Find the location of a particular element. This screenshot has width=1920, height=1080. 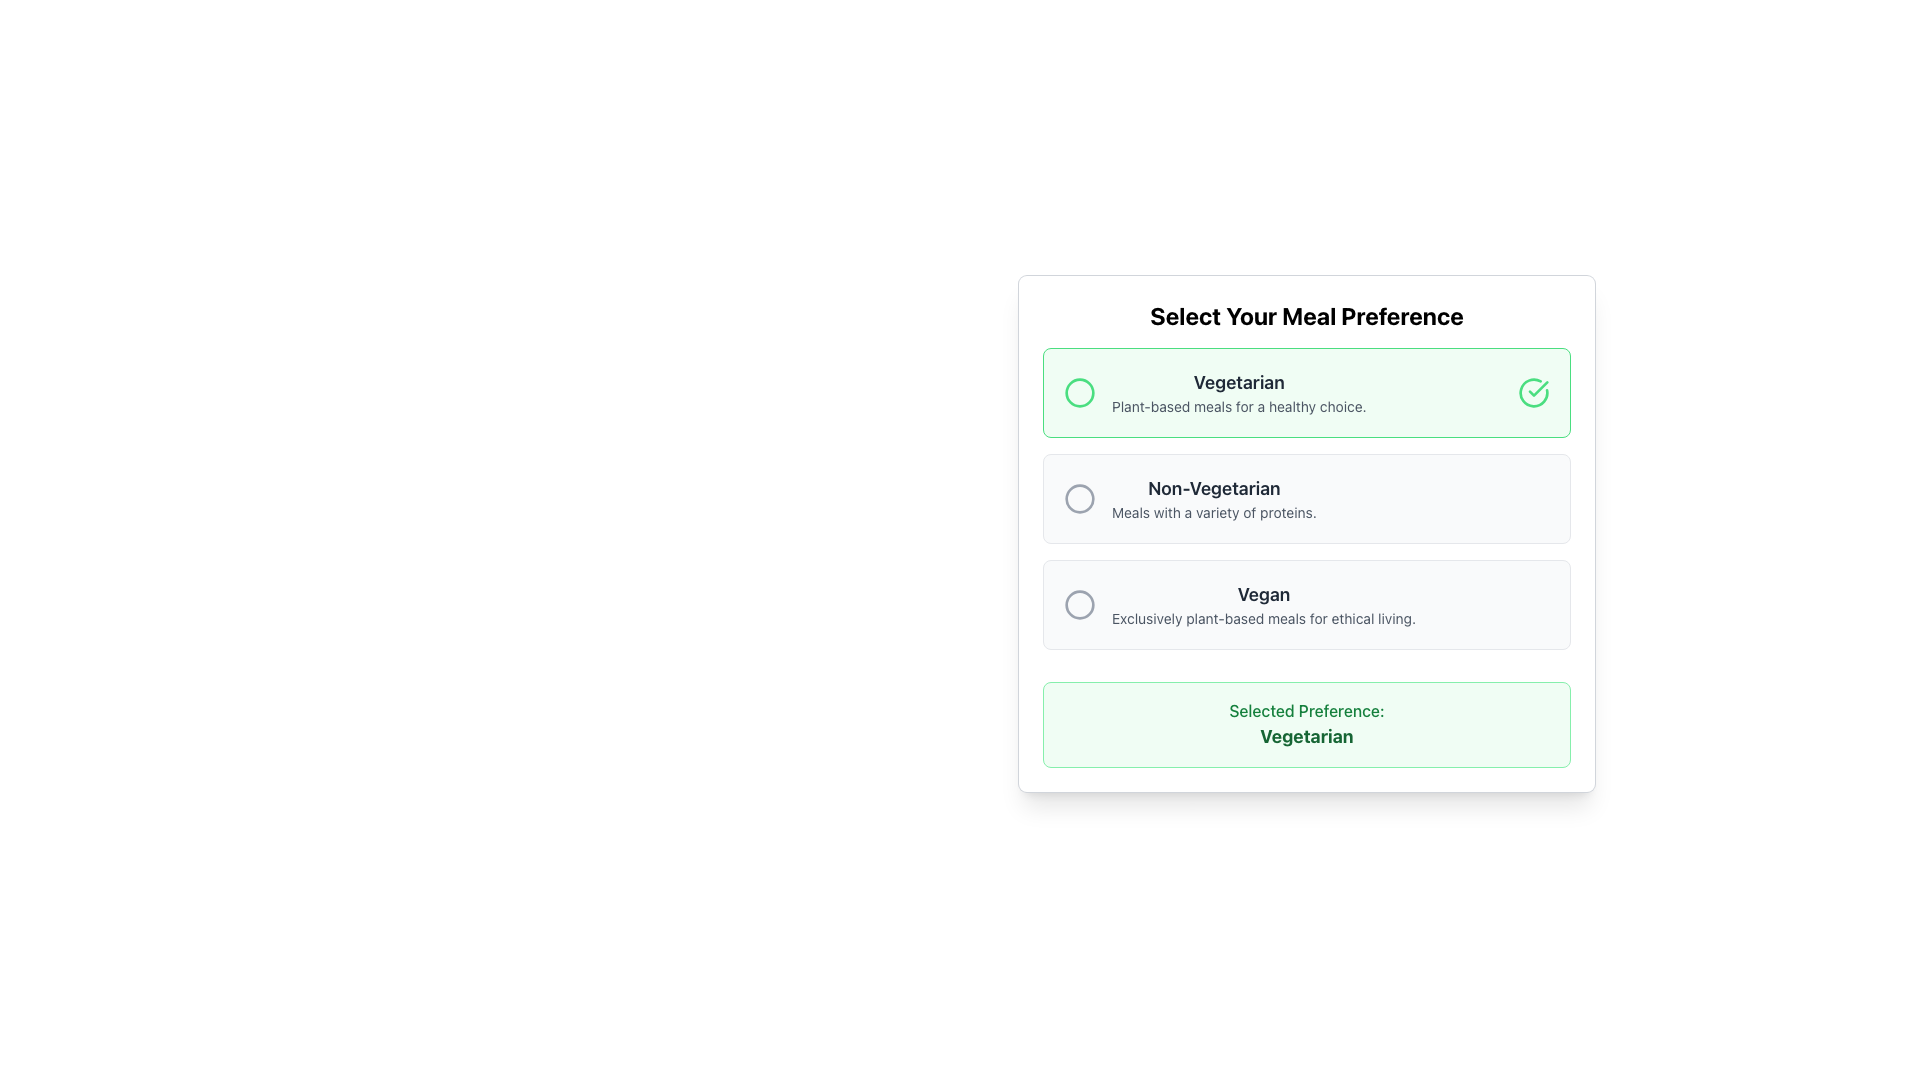

the text label displaying 'Selected Preference:' which is positioned at the bottom of the form in dark green color is located at coordinates (1306, 709).